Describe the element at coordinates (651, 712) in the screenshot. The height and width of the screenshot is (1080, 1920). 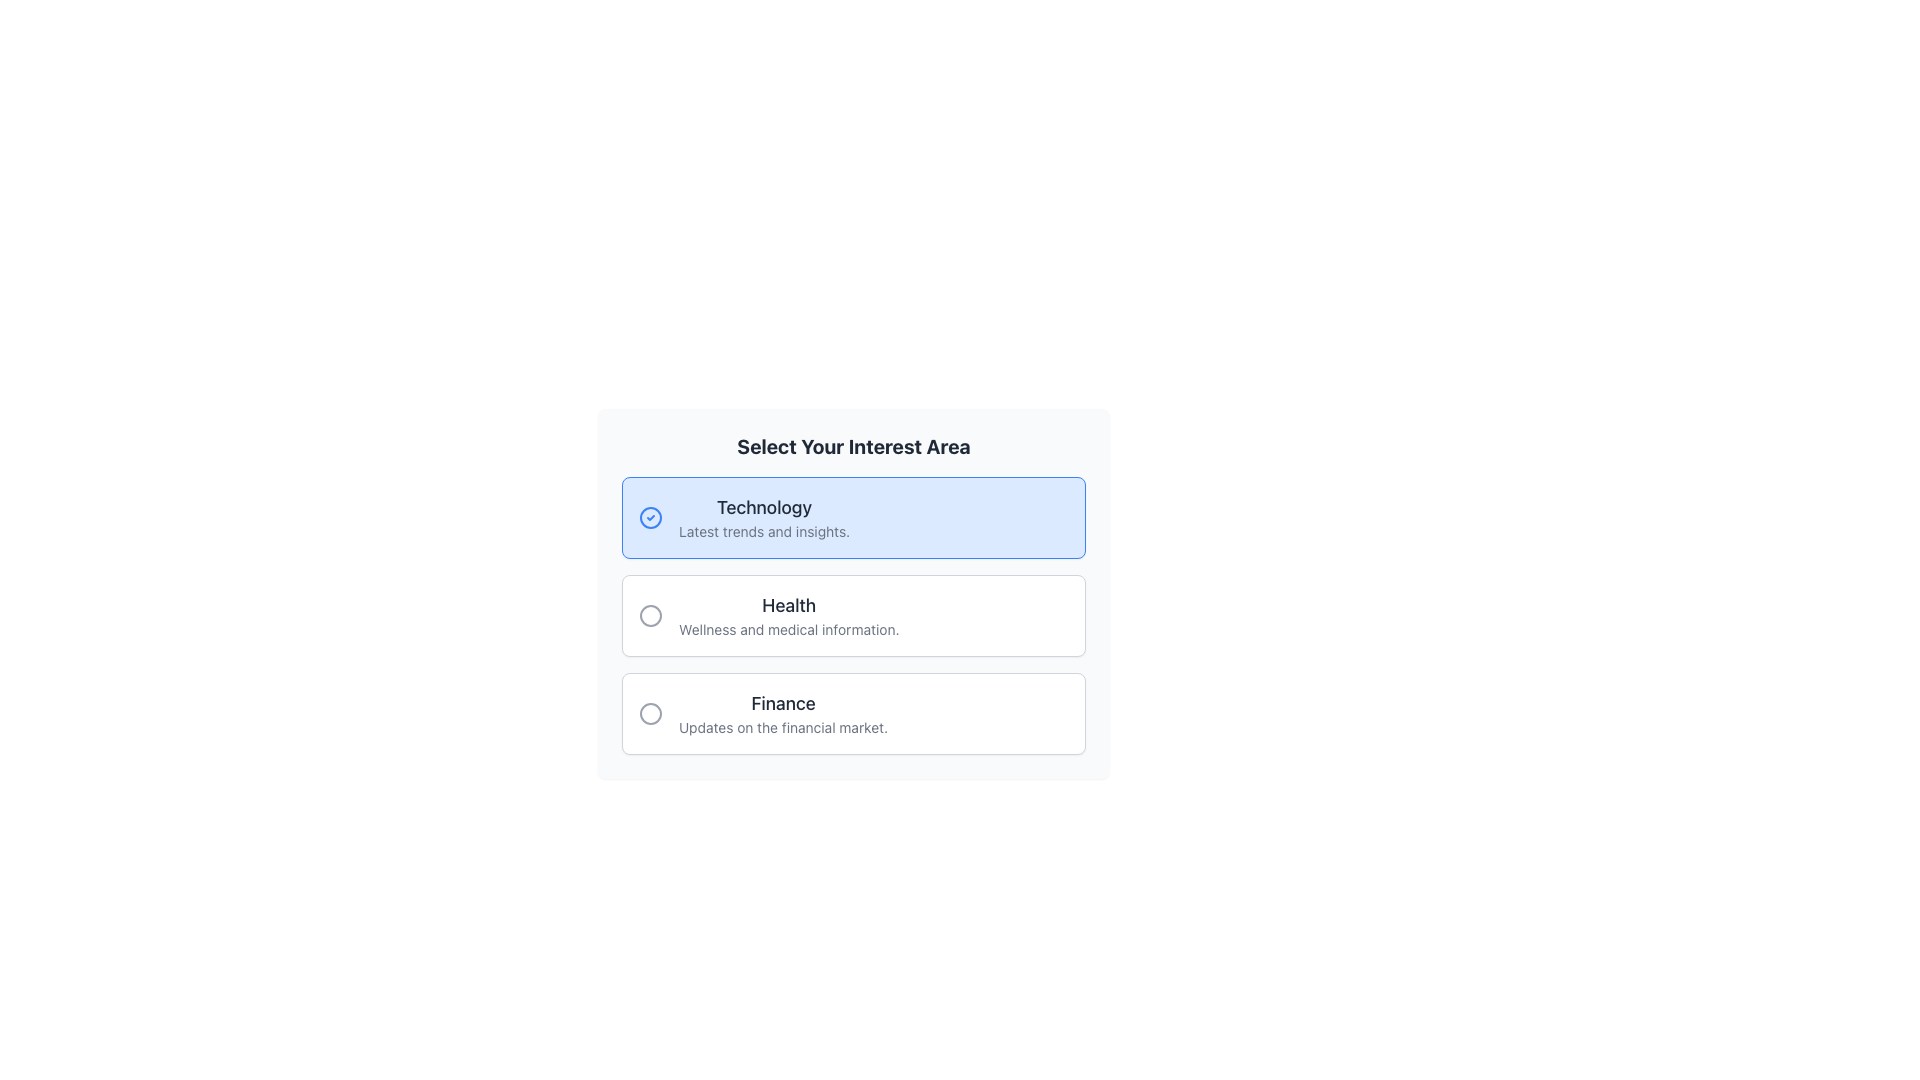
I see `the circular Radio button next to the 'Finance' option for interaction` at that location.